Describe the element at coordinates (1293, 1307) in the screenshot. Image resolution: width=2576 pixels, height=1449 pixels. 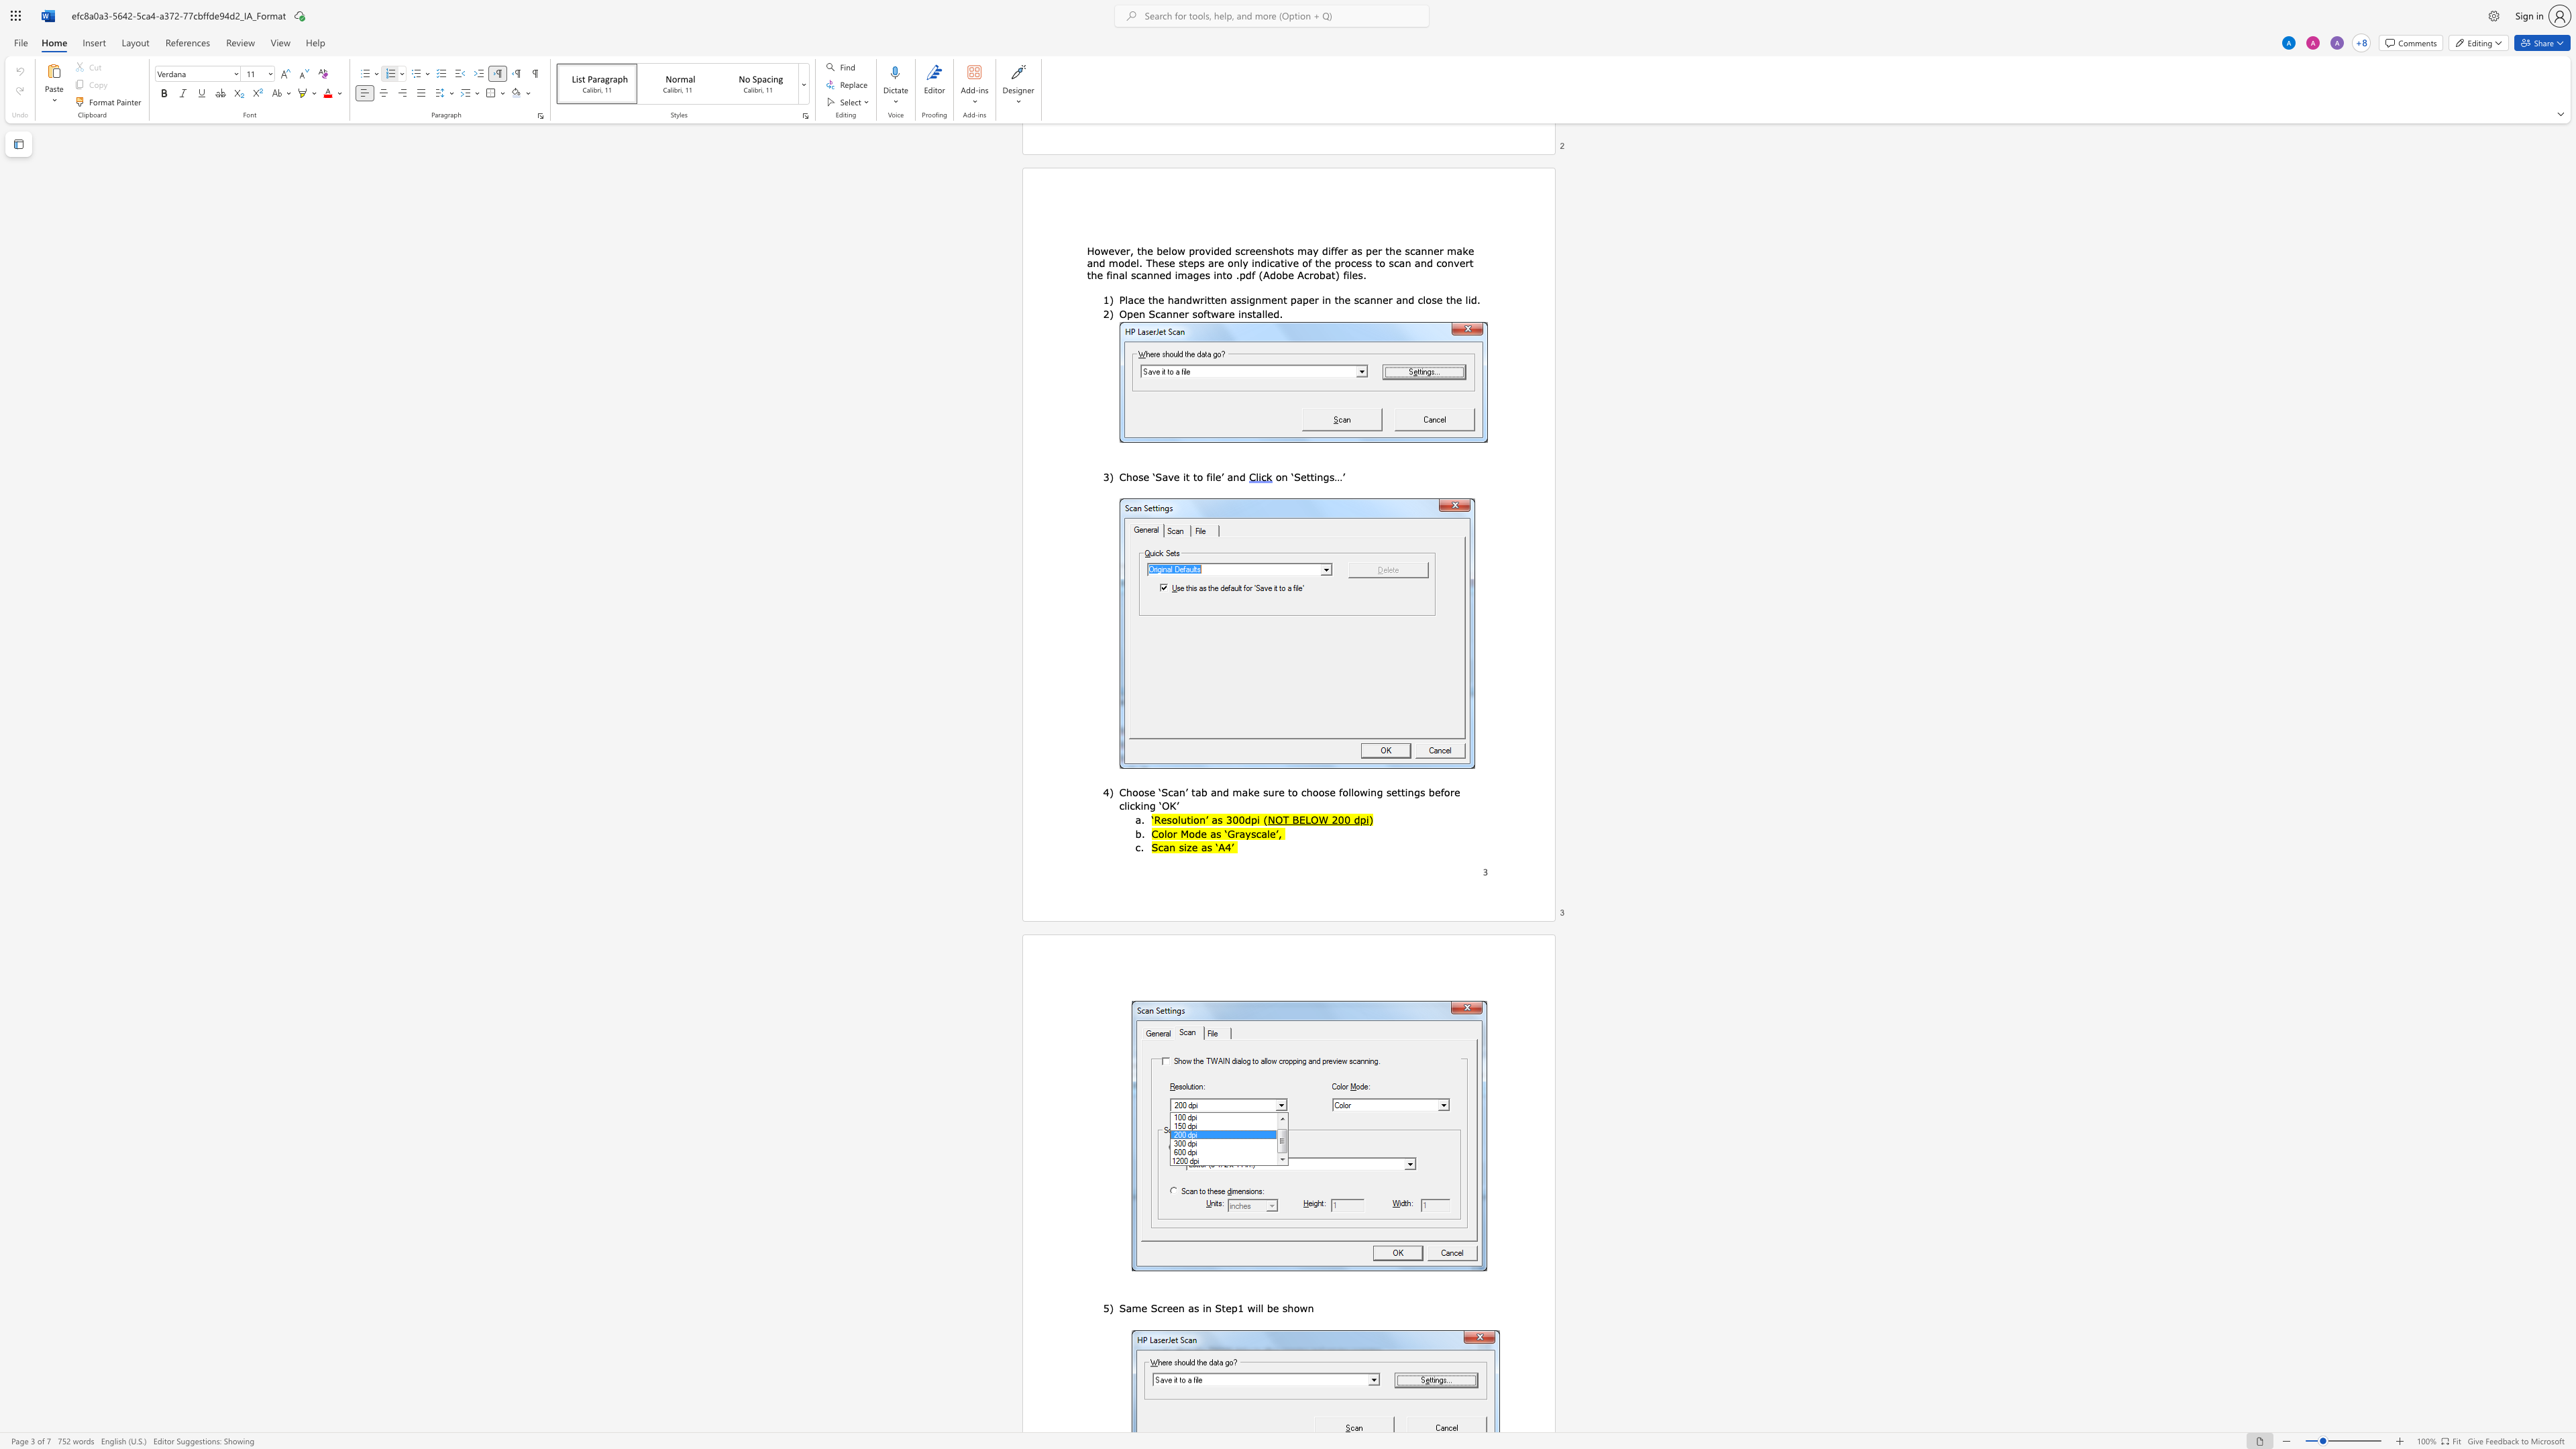
I see `the space between the continuous character "h" and "o" in the text` at that location.